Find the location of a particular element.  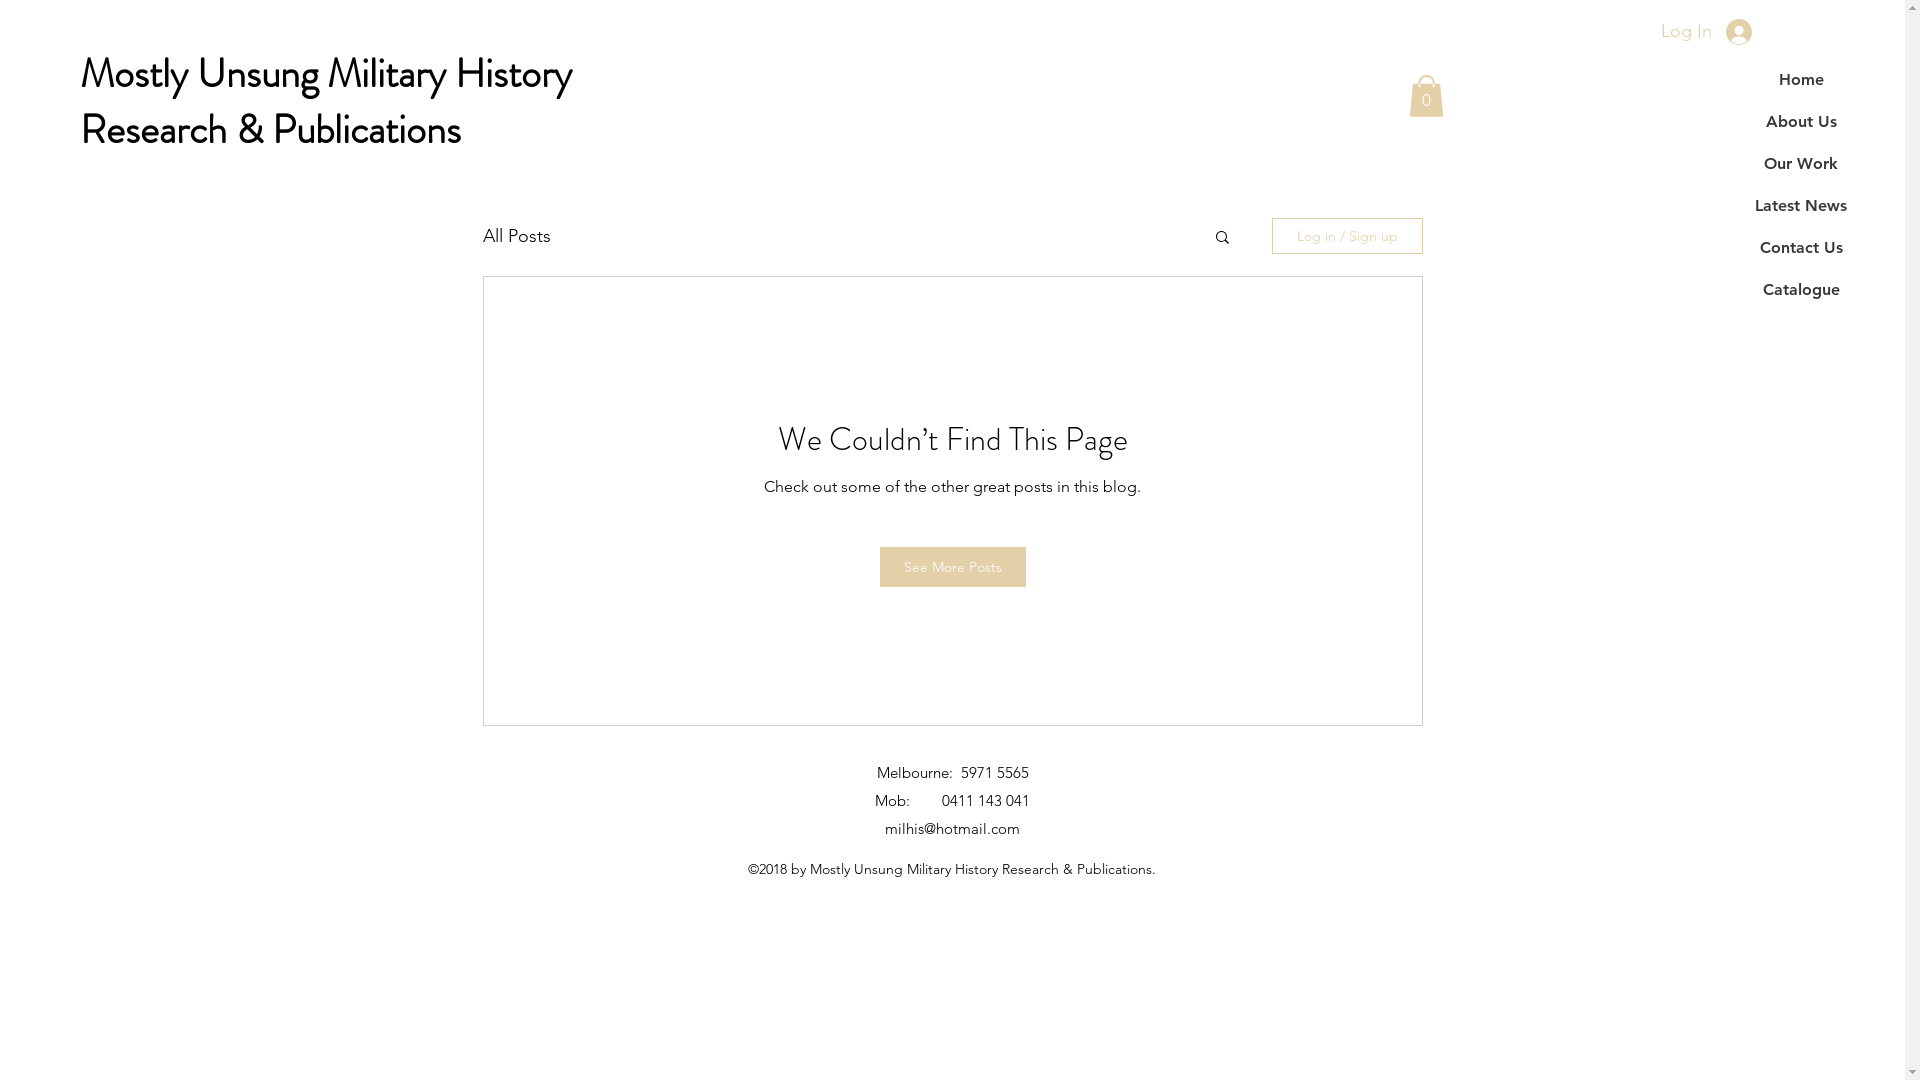

'Catalogue' is located at coordinates (1800, 289).